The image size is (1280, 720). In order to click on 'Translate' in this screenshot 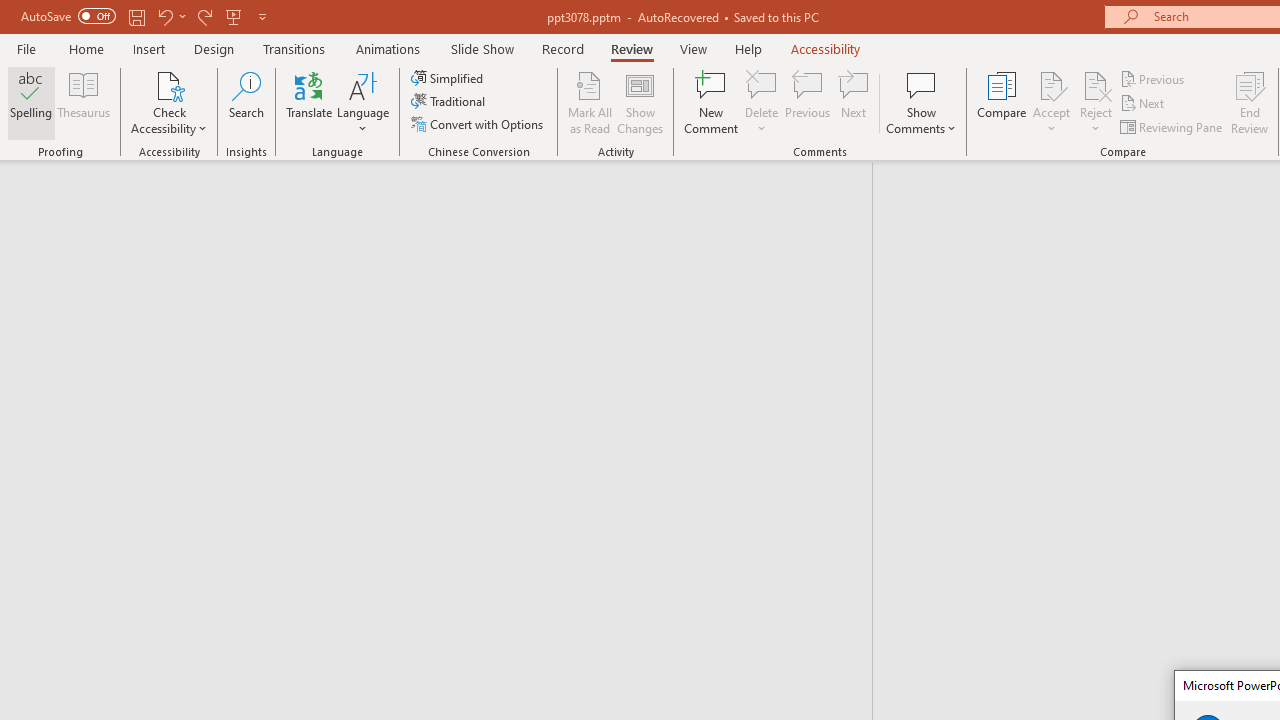, I will do `click(308, 103)`.